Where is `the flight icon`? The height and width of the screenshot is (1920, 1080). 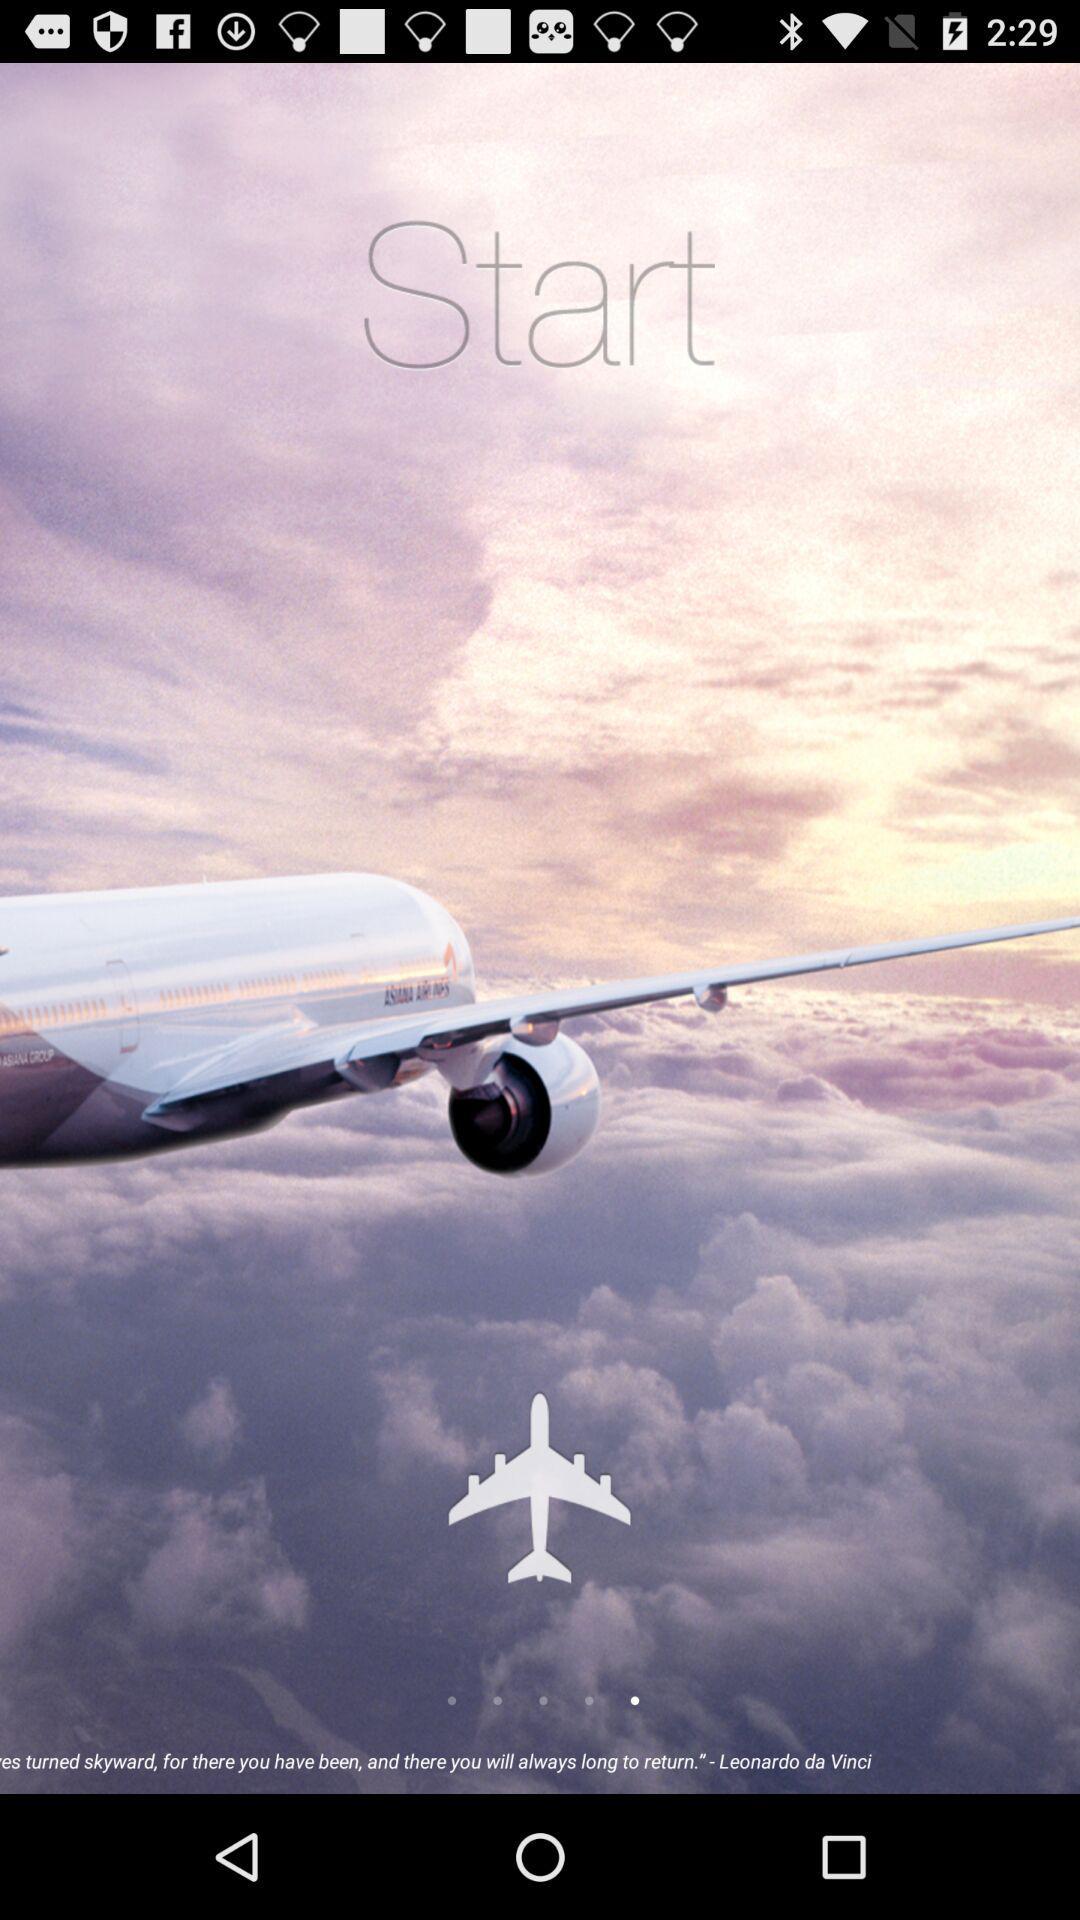
the flight icon is located at coordinates (538, 1590).